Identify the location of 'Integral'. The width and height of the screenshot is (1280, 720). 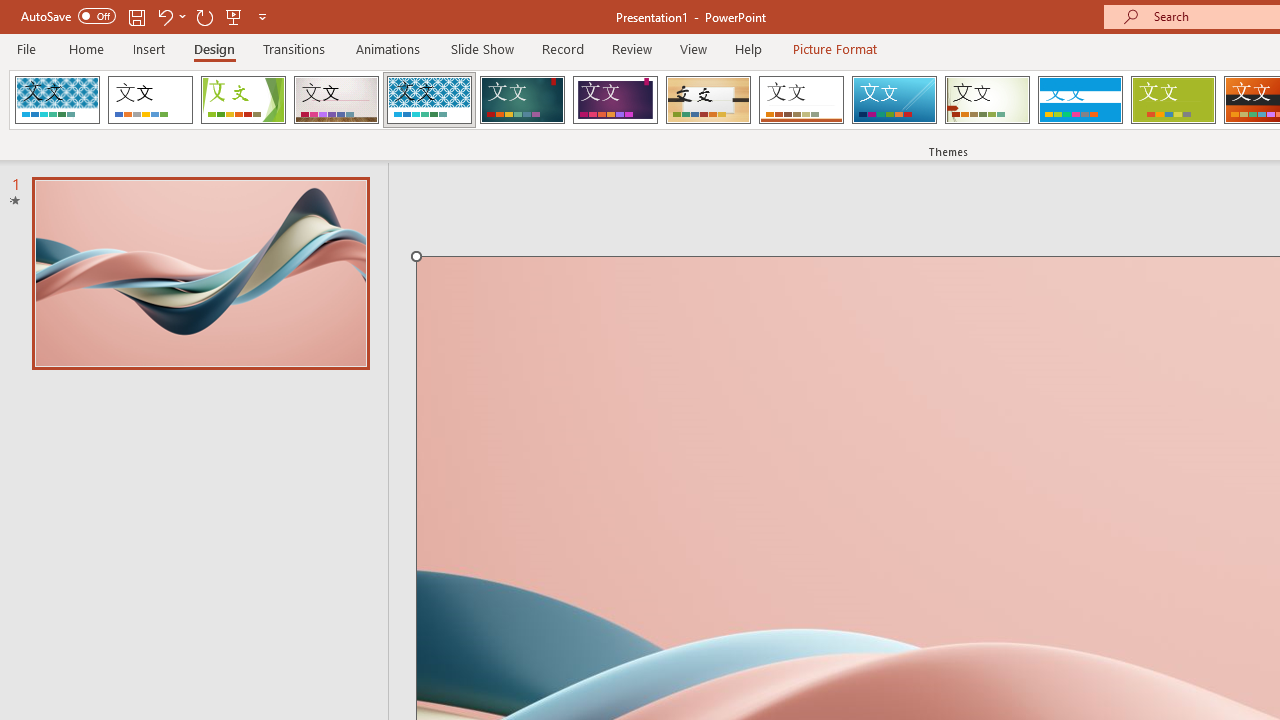
(428, 100).